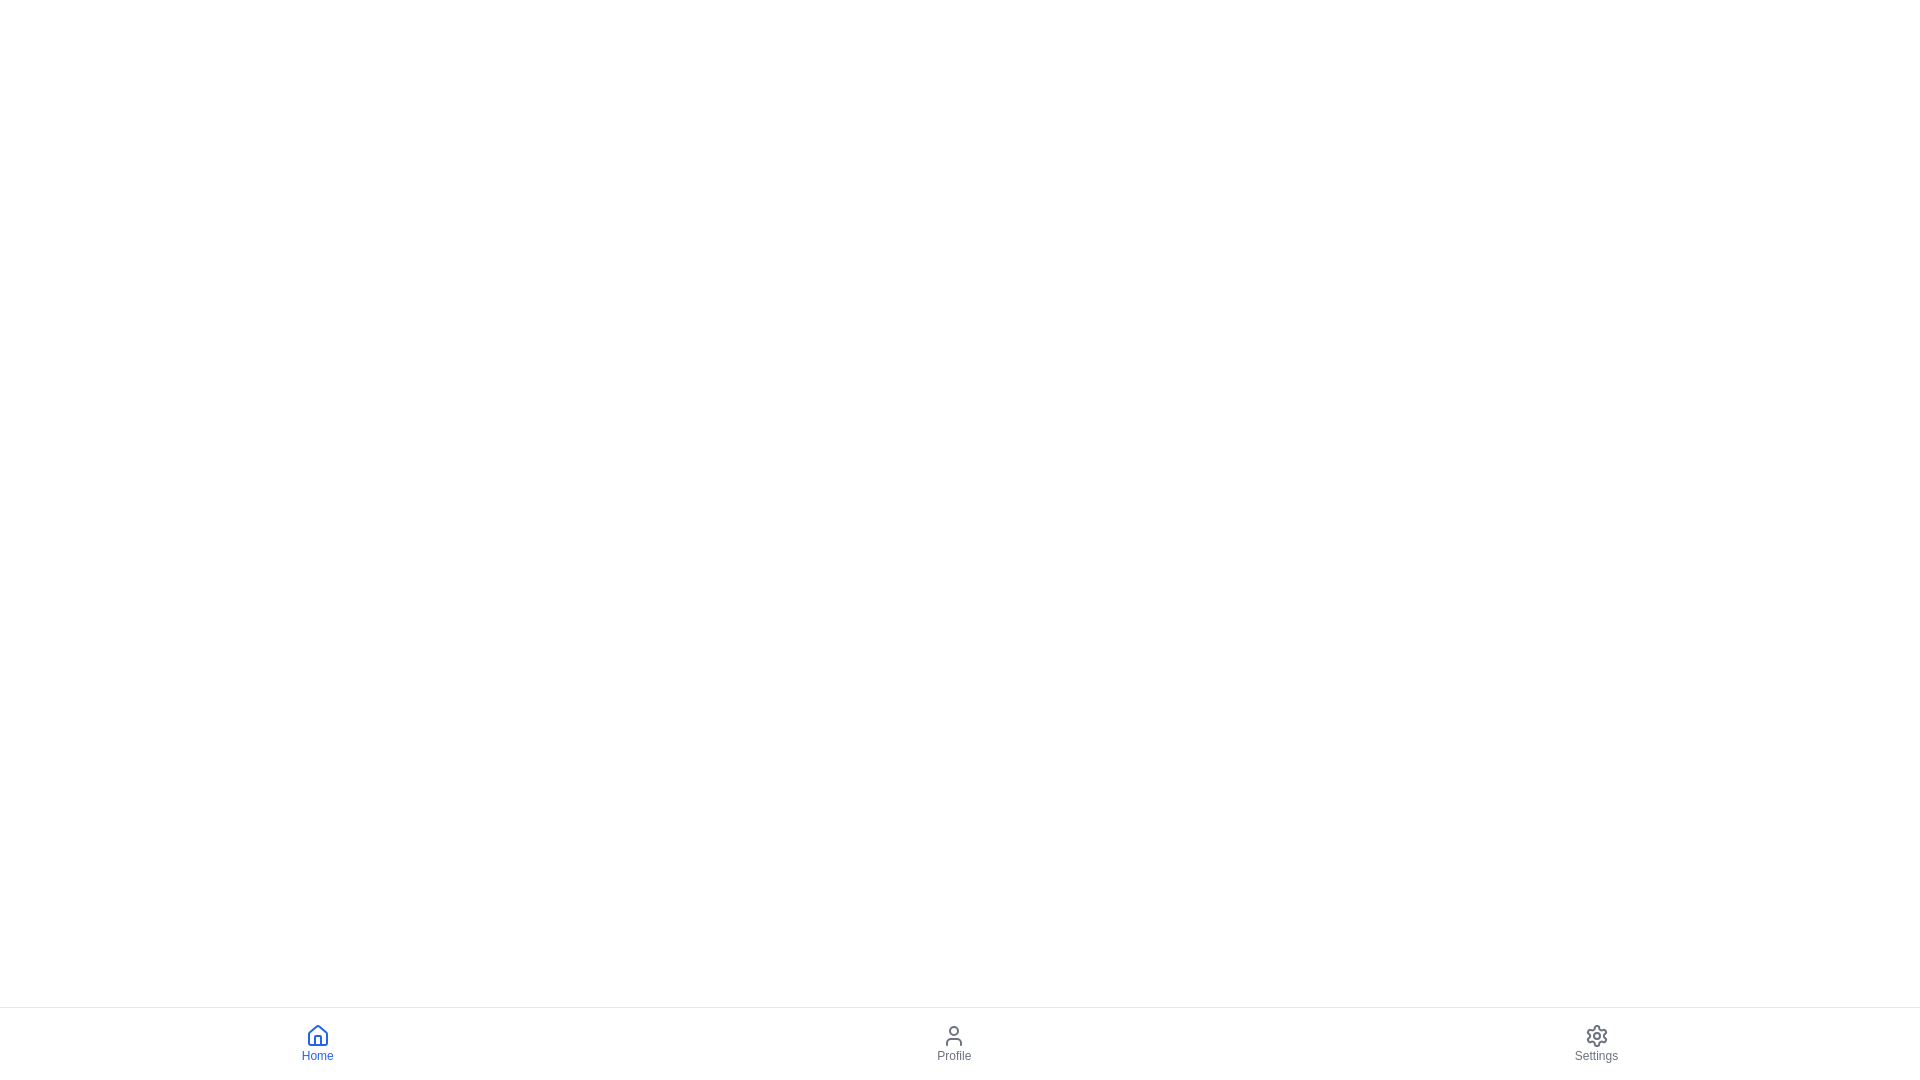 The width and height of the screenshot is (1920, 1080). I want to click on the gear-shaped icon located in the middle-top of the 'Settings' button group in the bottom navigation bar, so click(1595, 1035).